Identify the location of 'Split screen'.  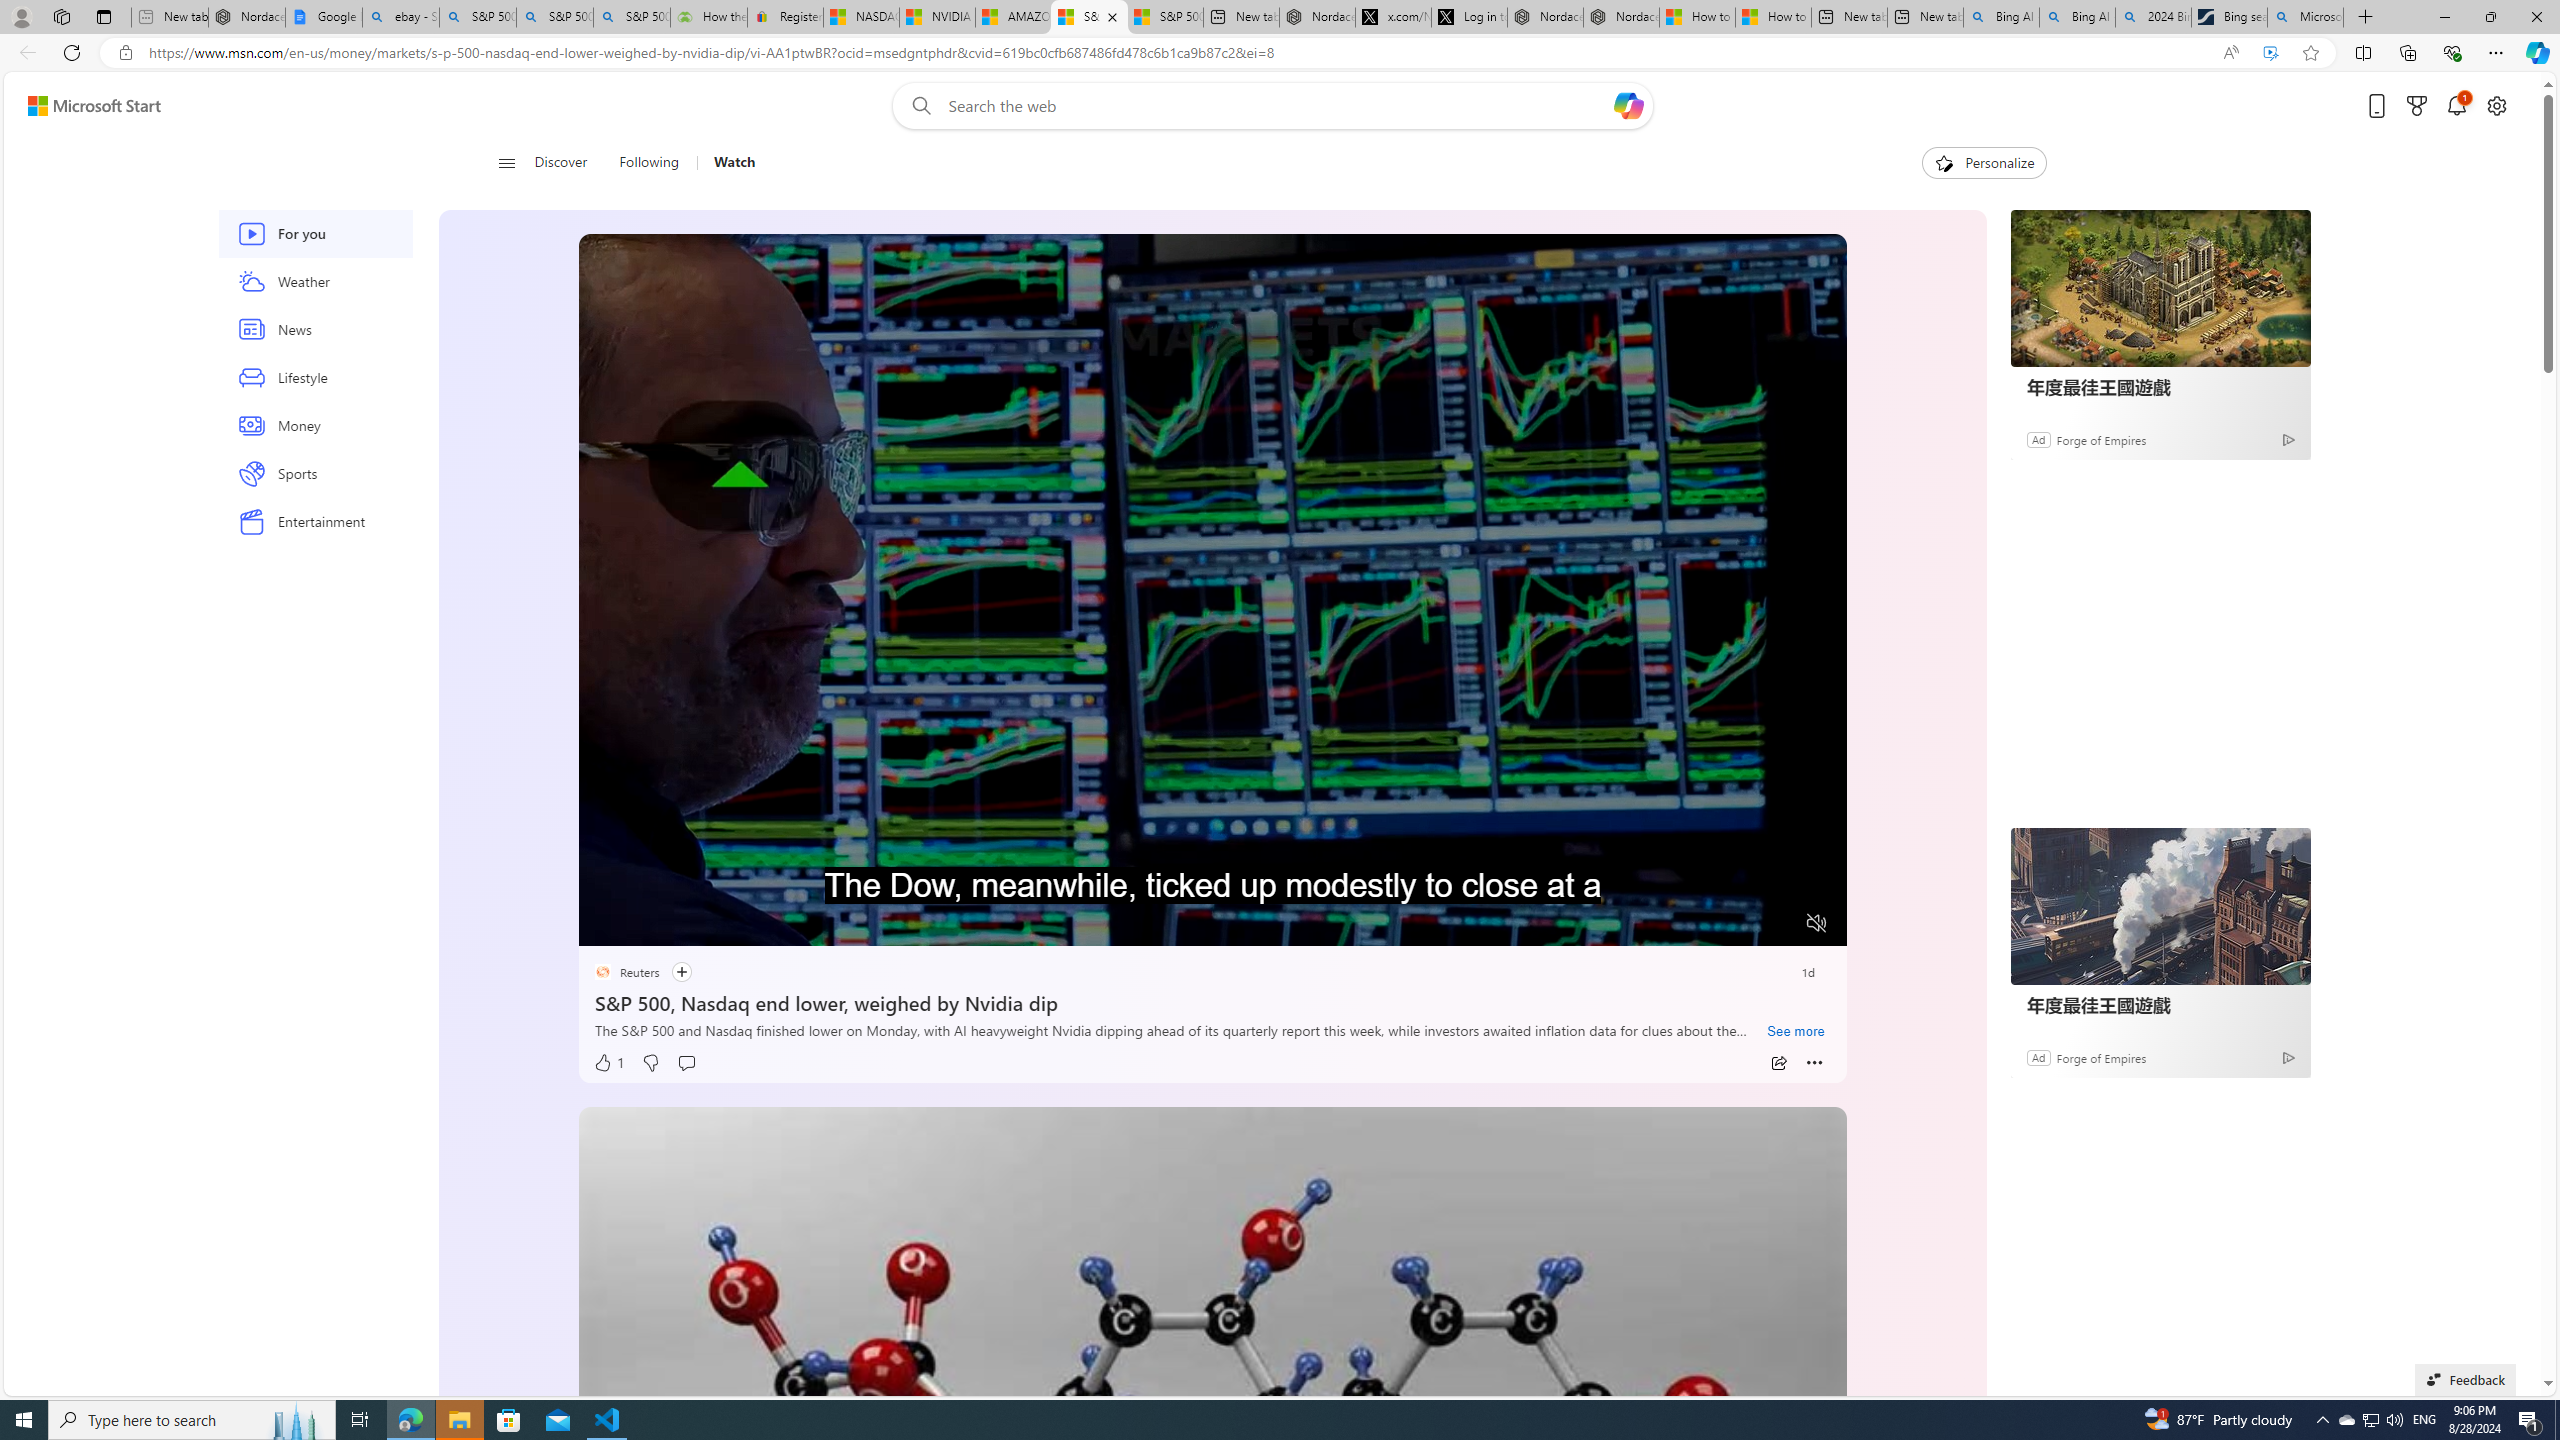
(2364, 51).